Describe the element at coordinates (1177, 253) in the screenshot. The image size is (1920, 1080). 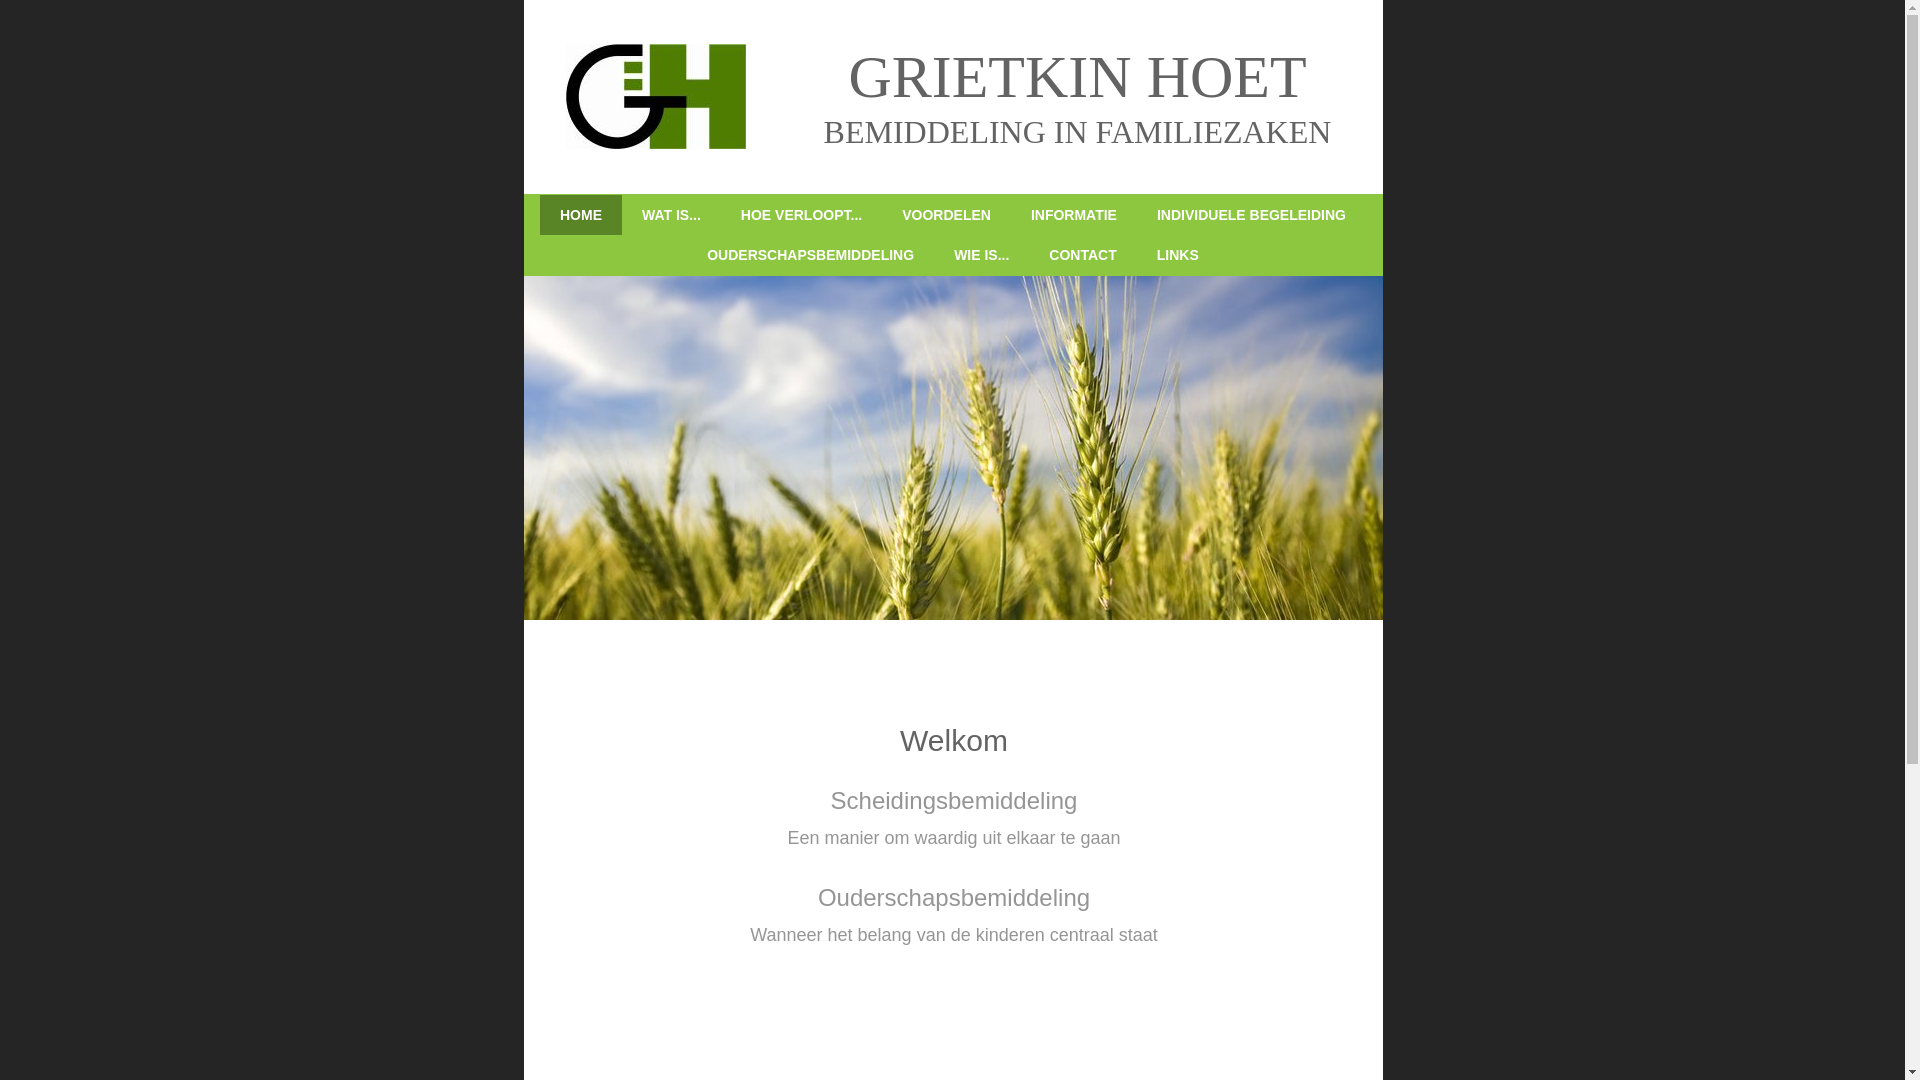
I see `'LINKS'` at that location.